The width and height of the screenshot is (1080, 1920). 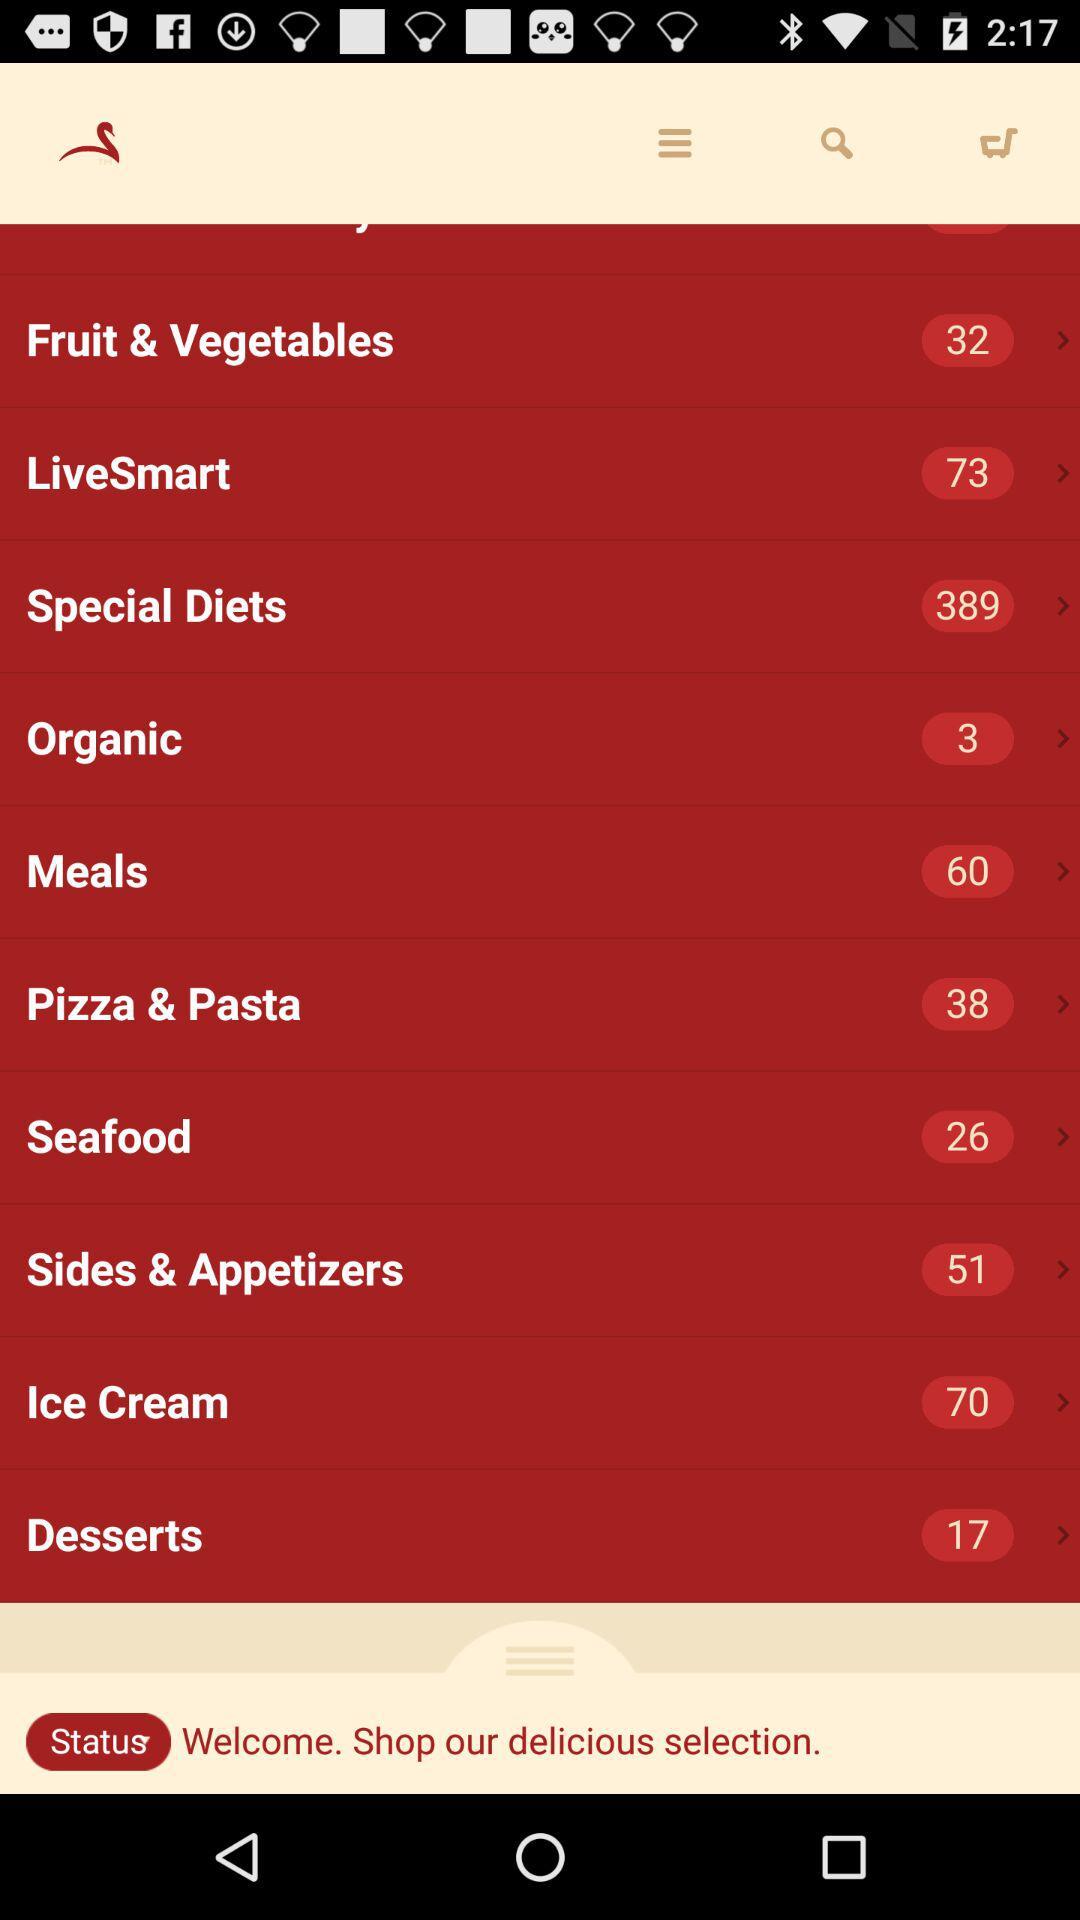 I want to click on the item to the right of the 17 icon, so click(x=1062, y=1534).